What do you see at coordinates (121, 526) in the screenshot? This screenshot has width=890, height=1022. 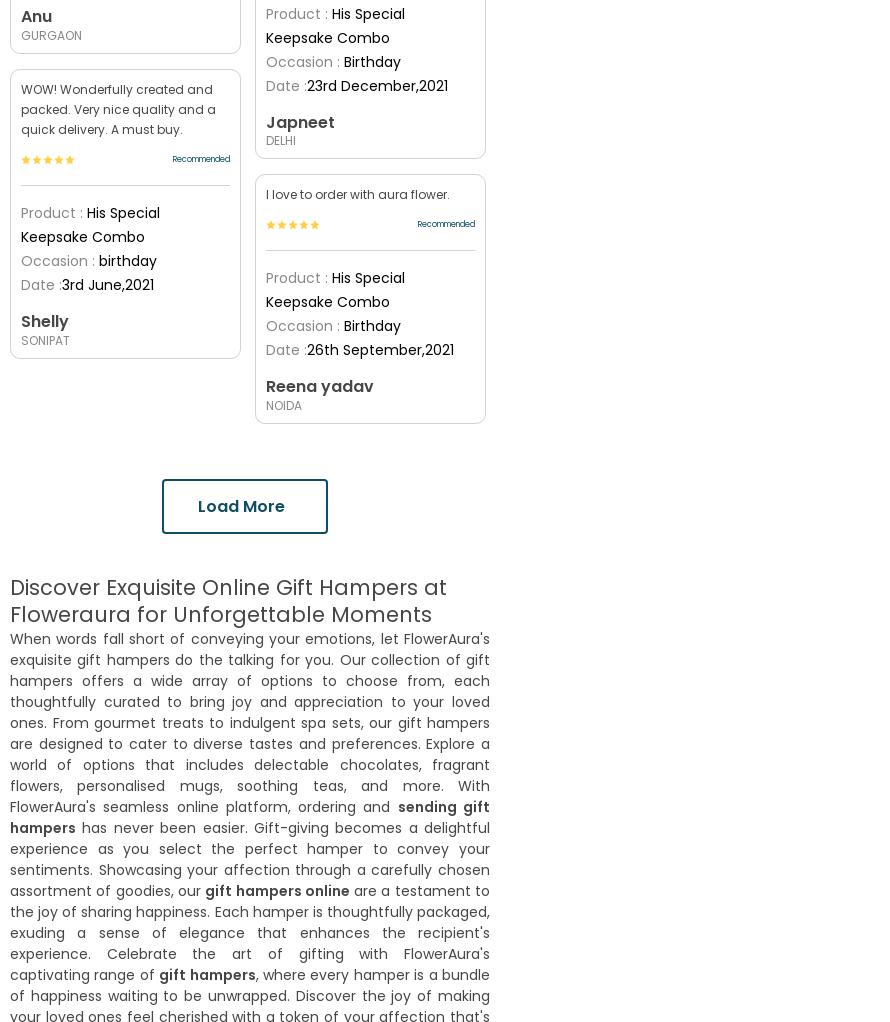 I see `'Captivating Melodies And Irresistible Fragrance Combo'` at bounding box center [121, 526].